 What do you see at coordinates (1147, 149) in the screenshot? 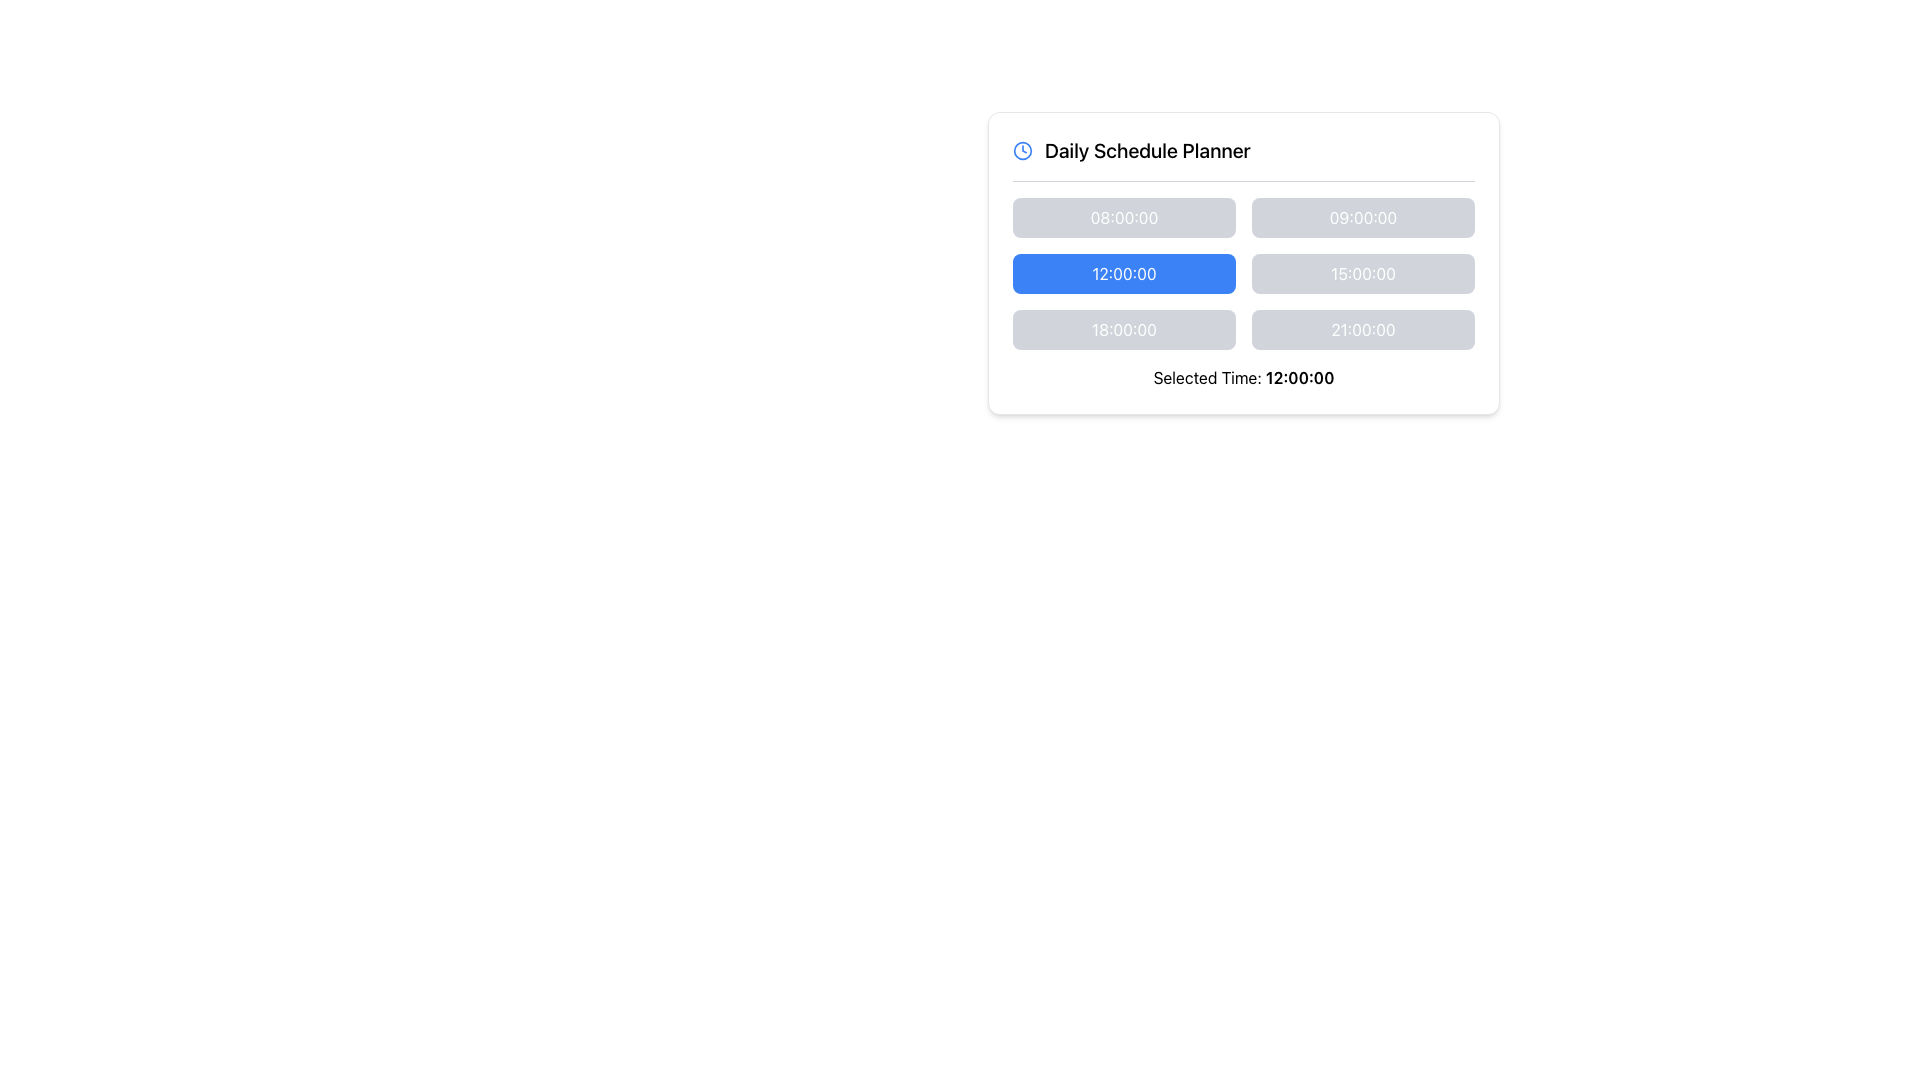
I see `text displayed on the header label in the daily schedule planner interface, which is located to the right of the clock icon` at bounding box center [1147, 149].